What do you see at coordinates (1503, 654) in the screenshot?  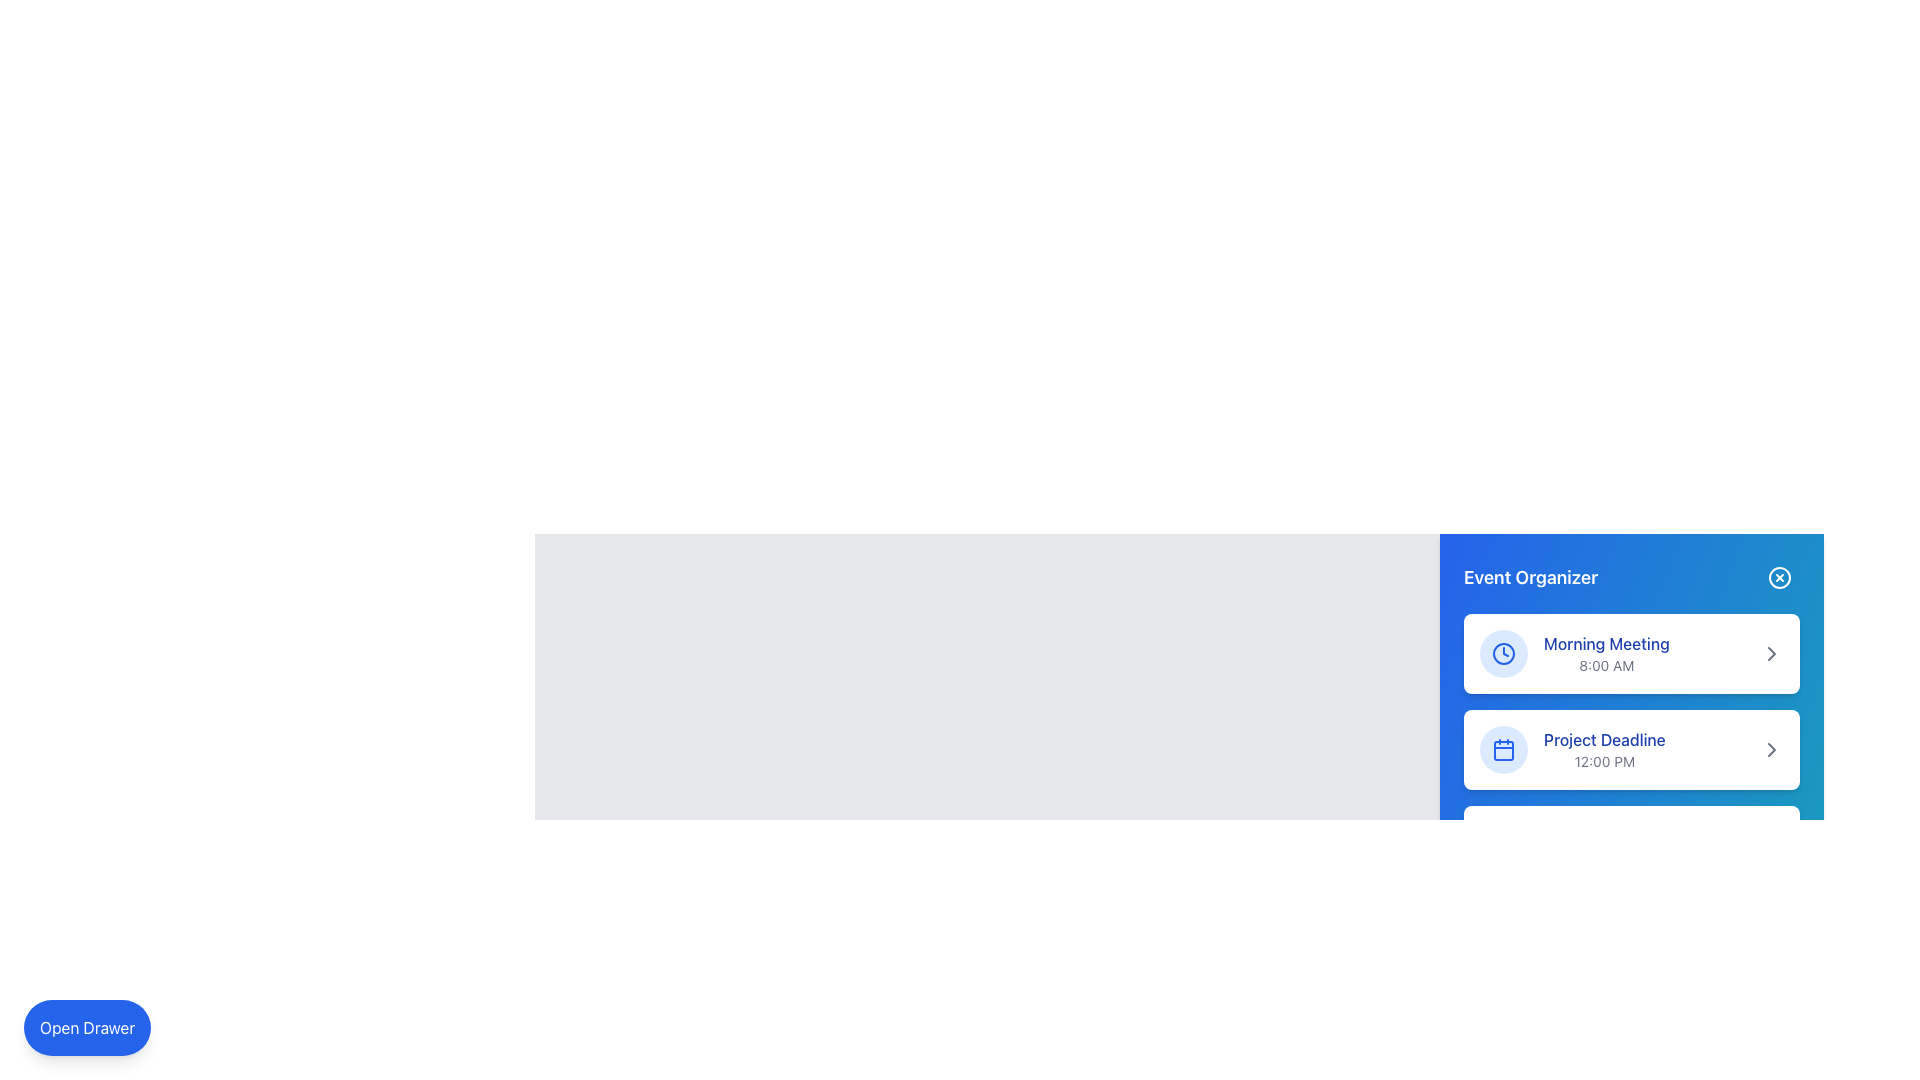 I see `the circular light blue icon with a clock symbol located in the upper-left section of the 'Morning Meeting' card, positioned to the left of the text 'Morning Meeting' and '8:00 AM'` at bounding box center [1503, 654].